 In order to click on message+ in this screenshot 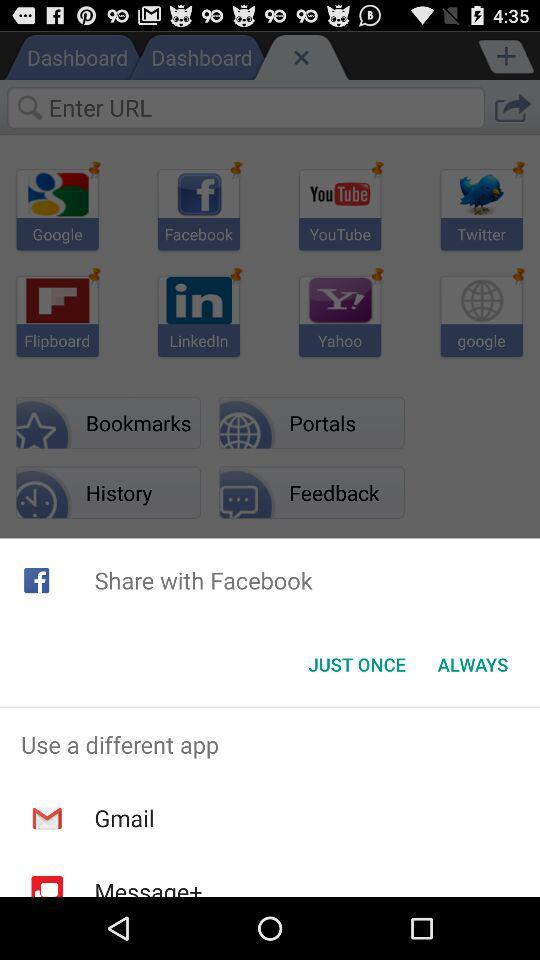, I will do `click(147, 885)`.